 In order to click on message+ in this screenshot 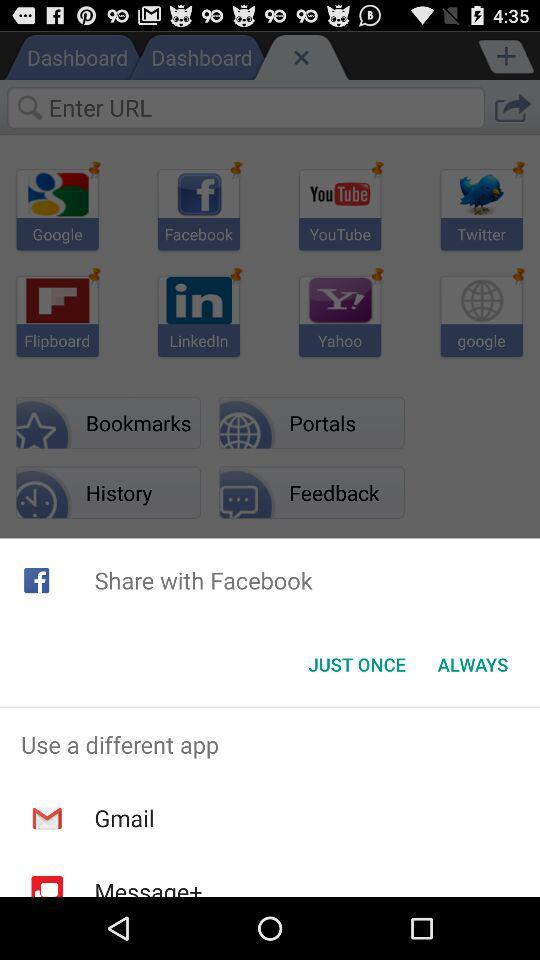, I will do `click(147, 885)`.